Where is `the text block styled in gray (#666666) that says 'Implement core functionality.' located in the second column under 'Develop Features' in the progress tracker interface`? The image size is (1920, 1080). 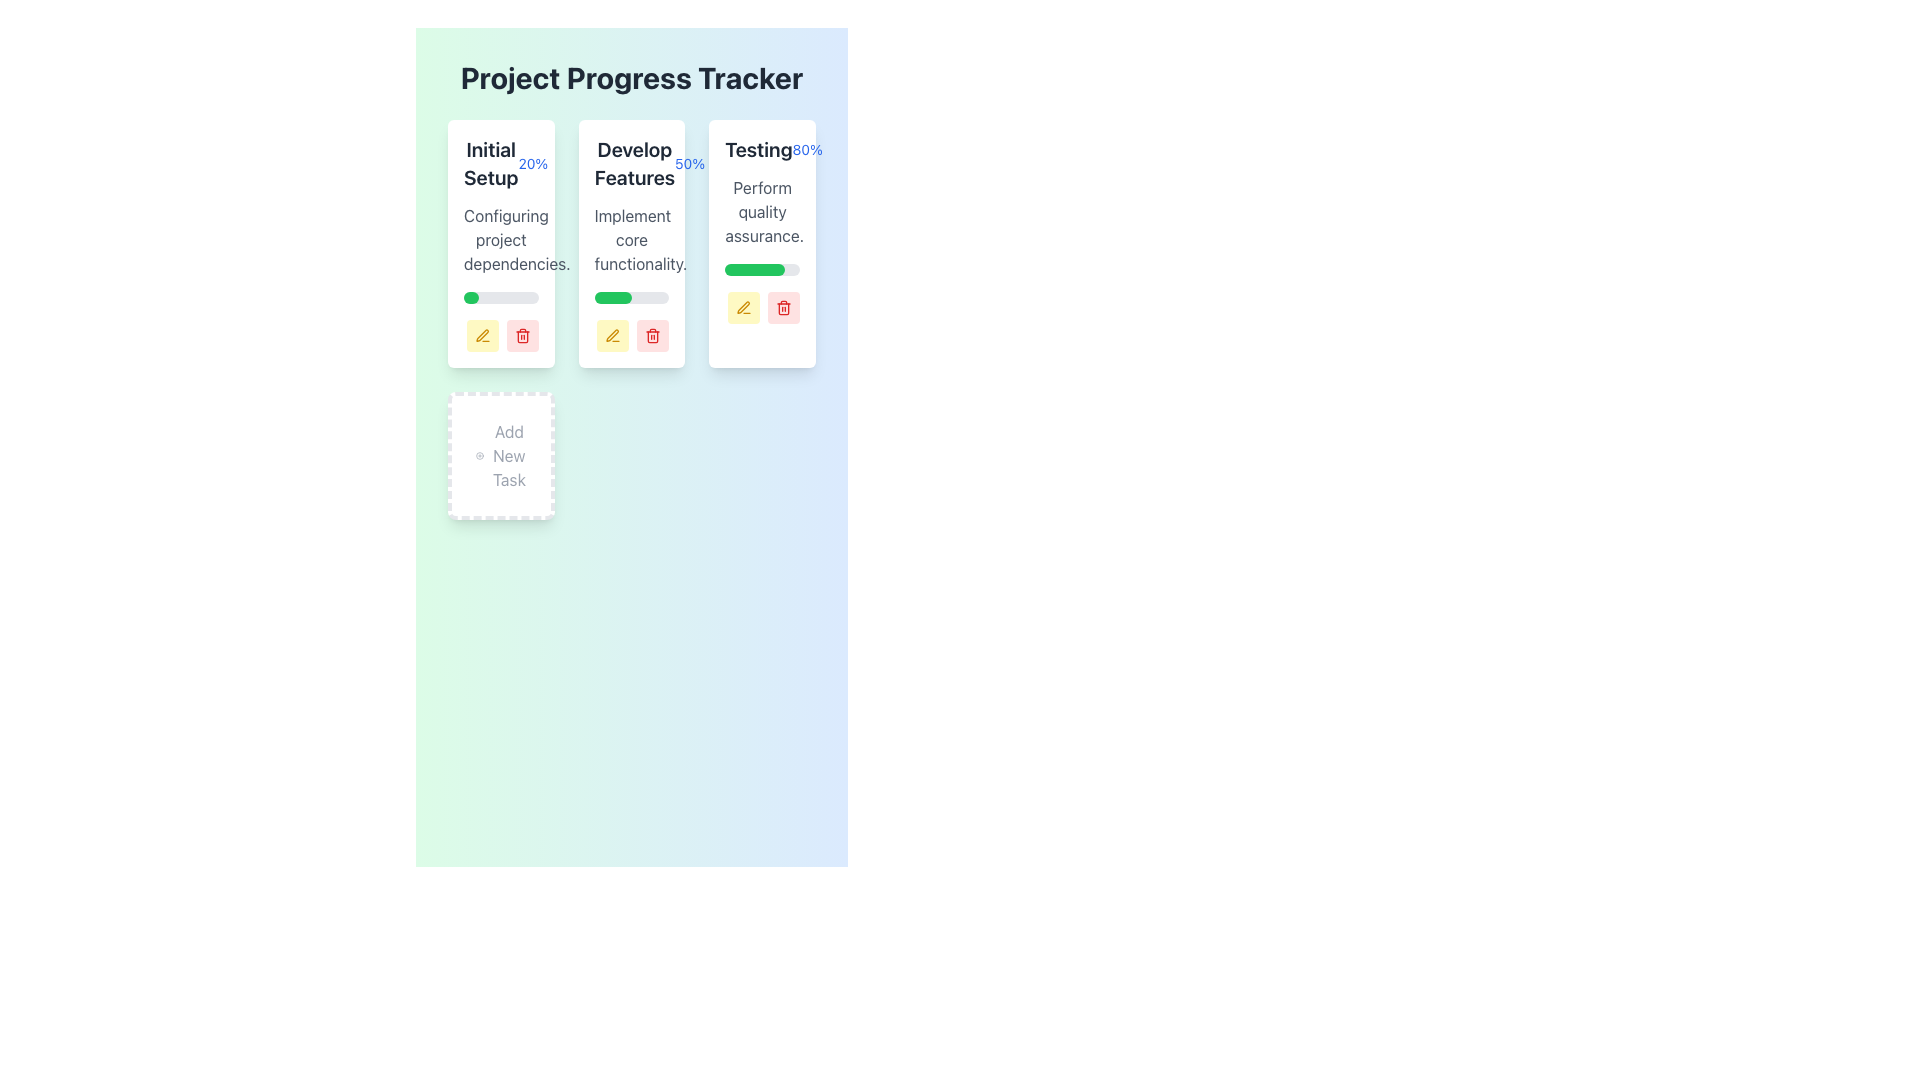 the text block styled in gray (#666666) that says 'Implement core functionality.' located in the second column under 'Develop Features' in the progress tracker interface is located at coordinates (631, 238).